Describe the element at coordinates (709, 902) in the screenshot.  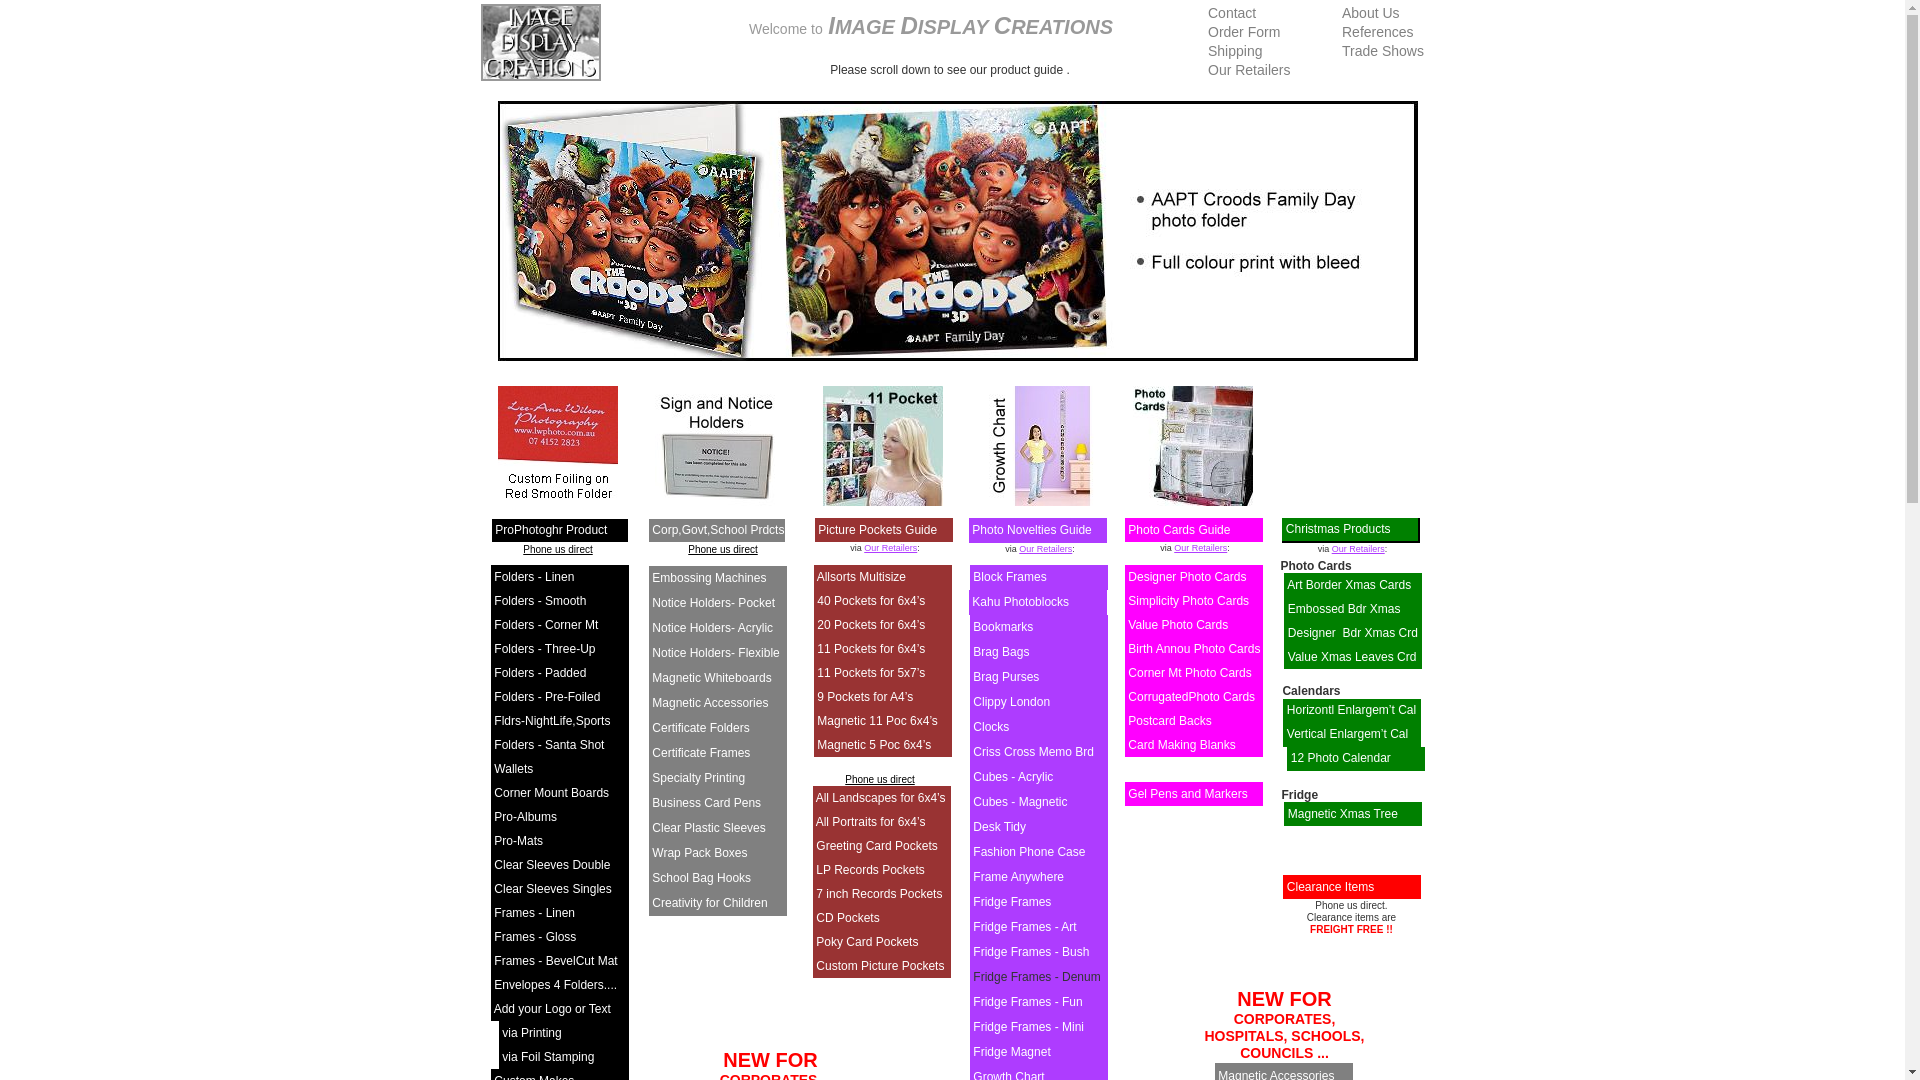
I see `'Creativity for Children'` at that location.